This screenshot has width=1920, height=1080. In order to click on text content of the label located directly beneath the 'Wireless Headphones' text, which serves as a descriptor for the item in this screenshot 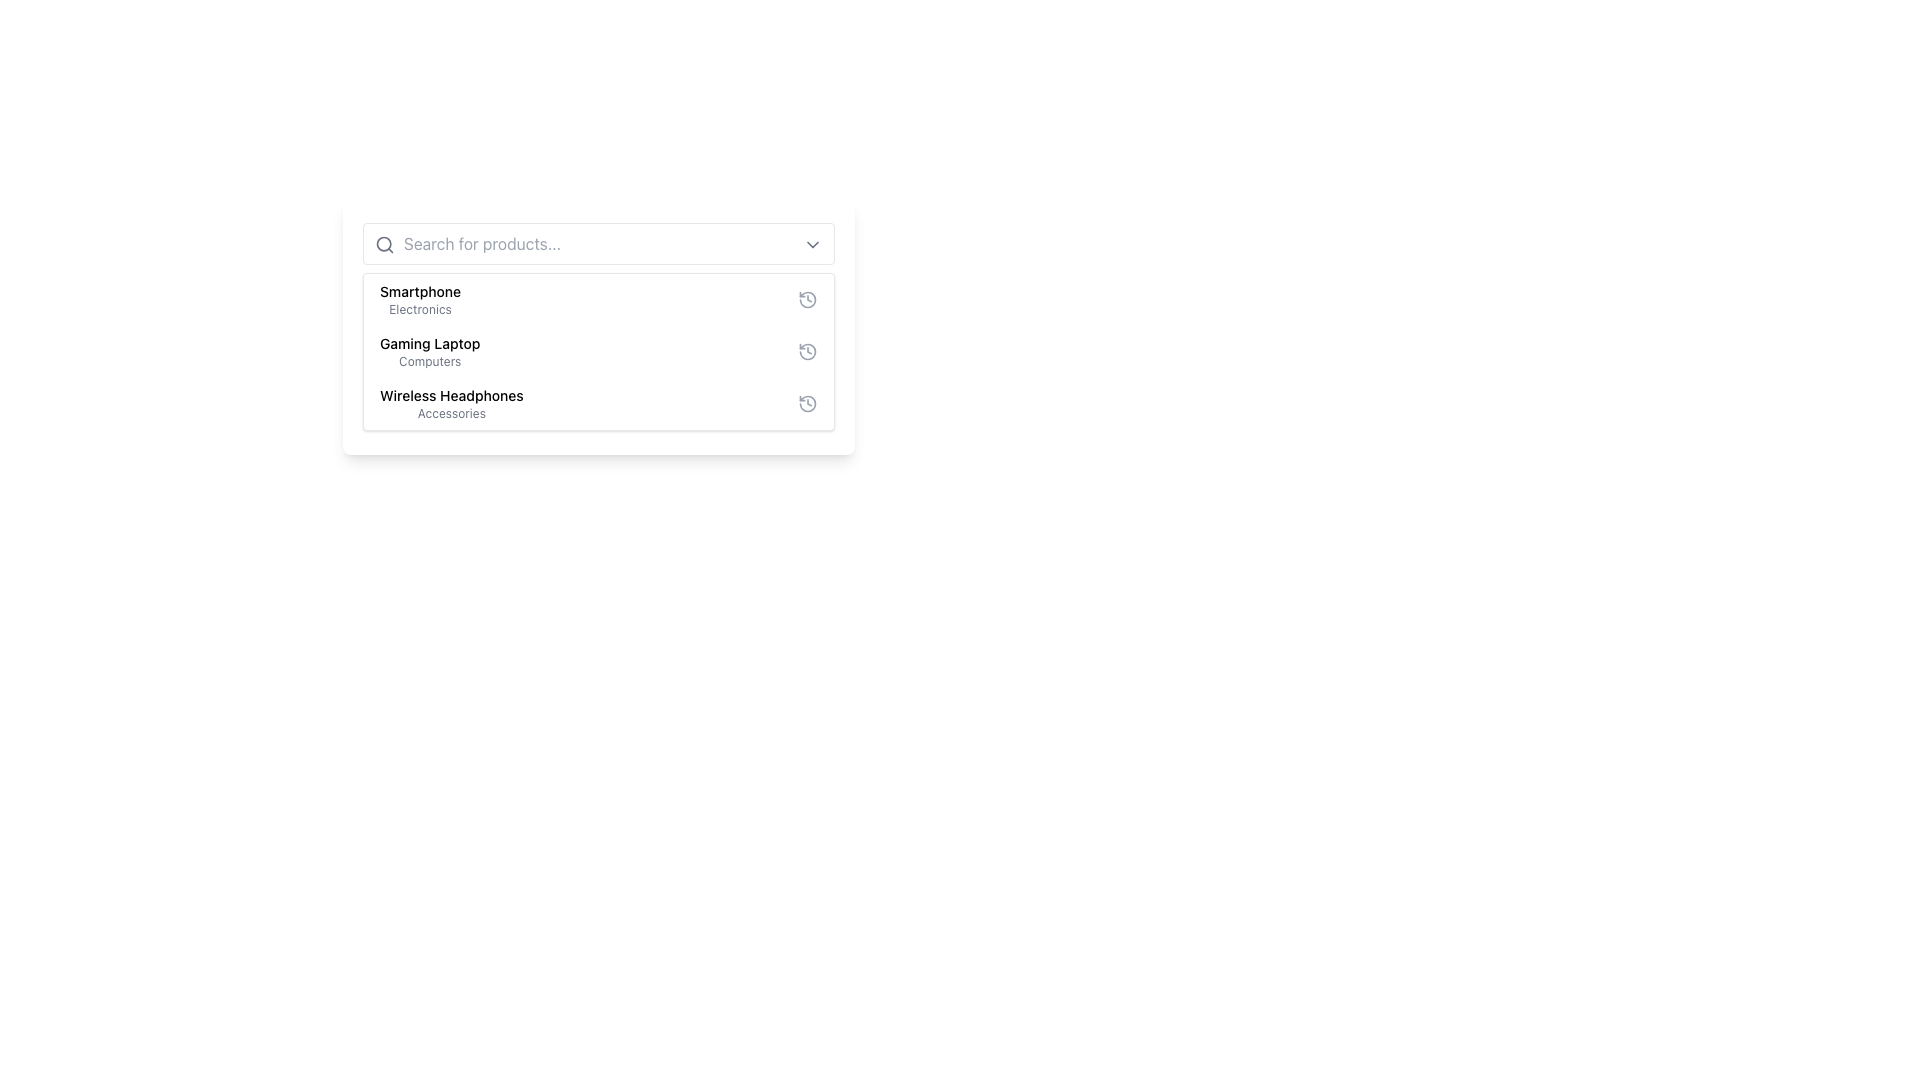, I will do `click(450, 412)`.